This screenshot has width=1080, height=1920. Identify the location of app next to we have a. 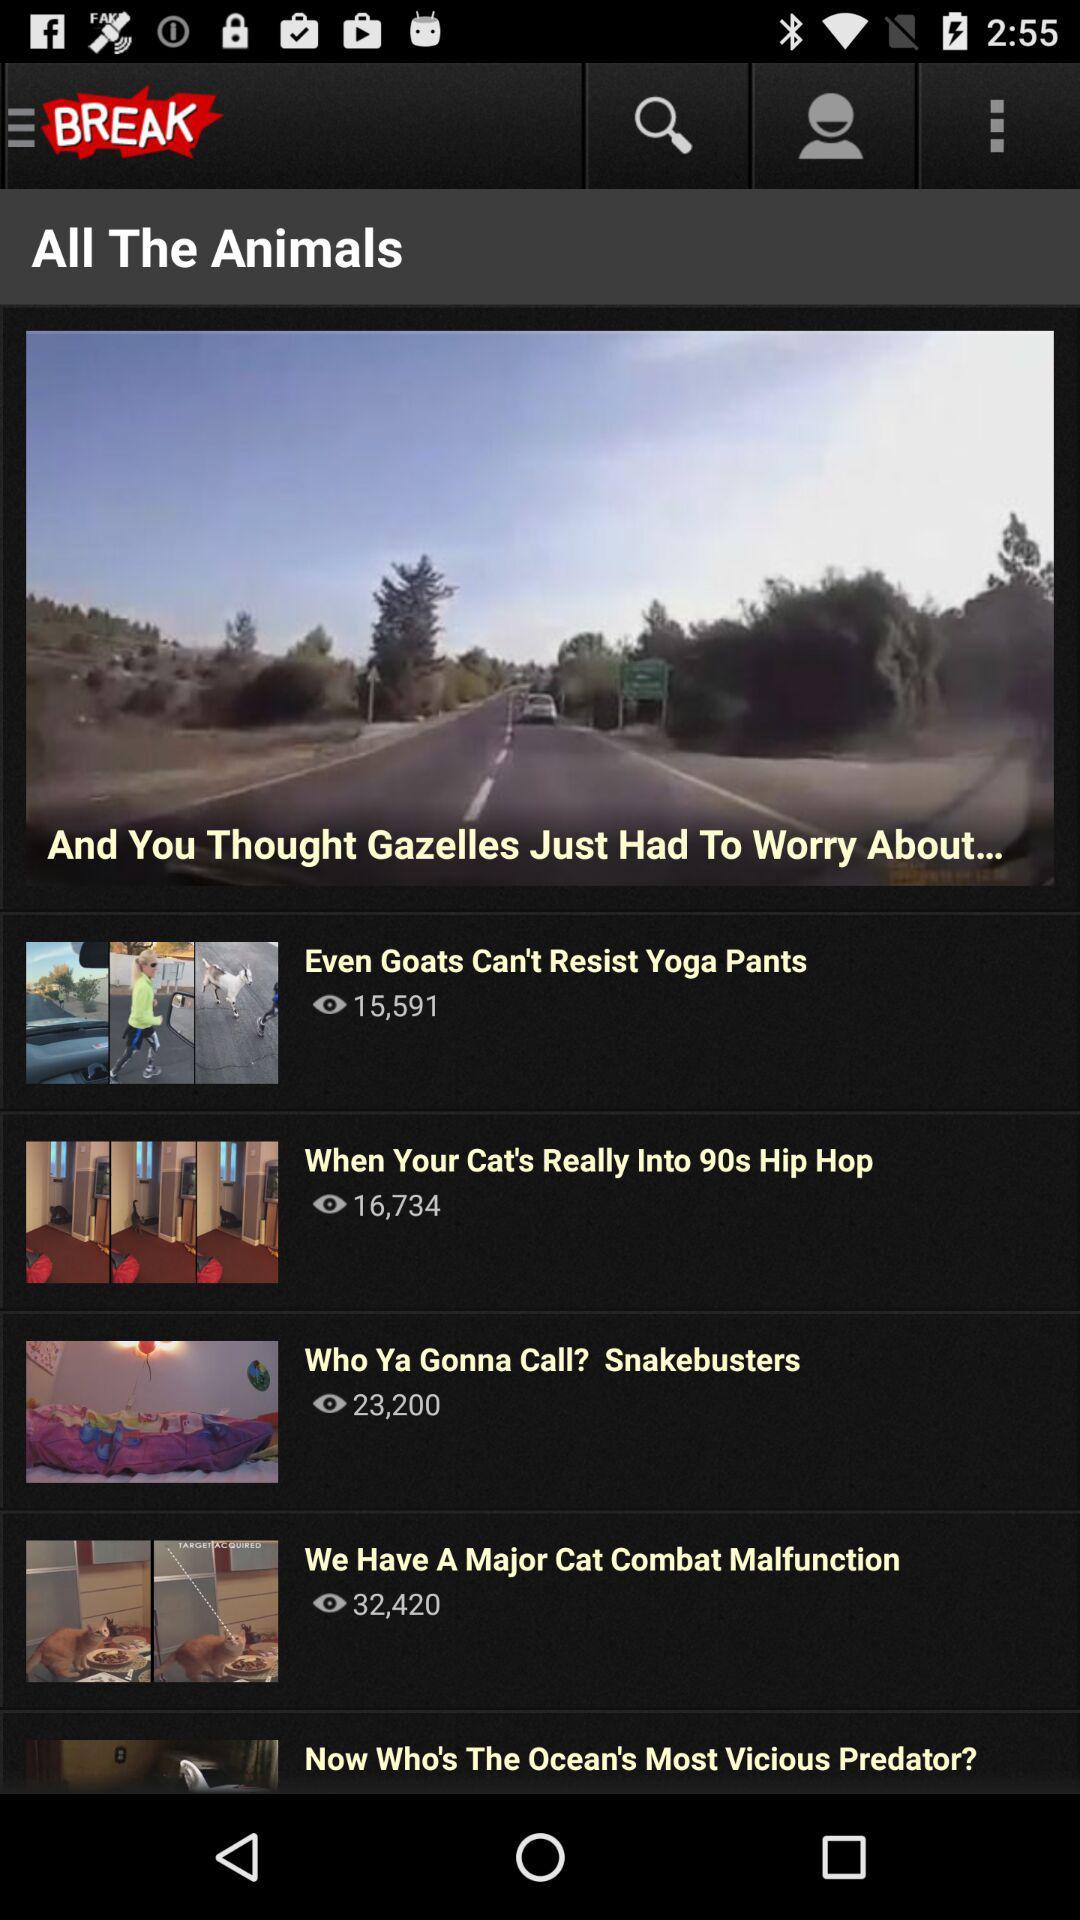
(1077, 1610).